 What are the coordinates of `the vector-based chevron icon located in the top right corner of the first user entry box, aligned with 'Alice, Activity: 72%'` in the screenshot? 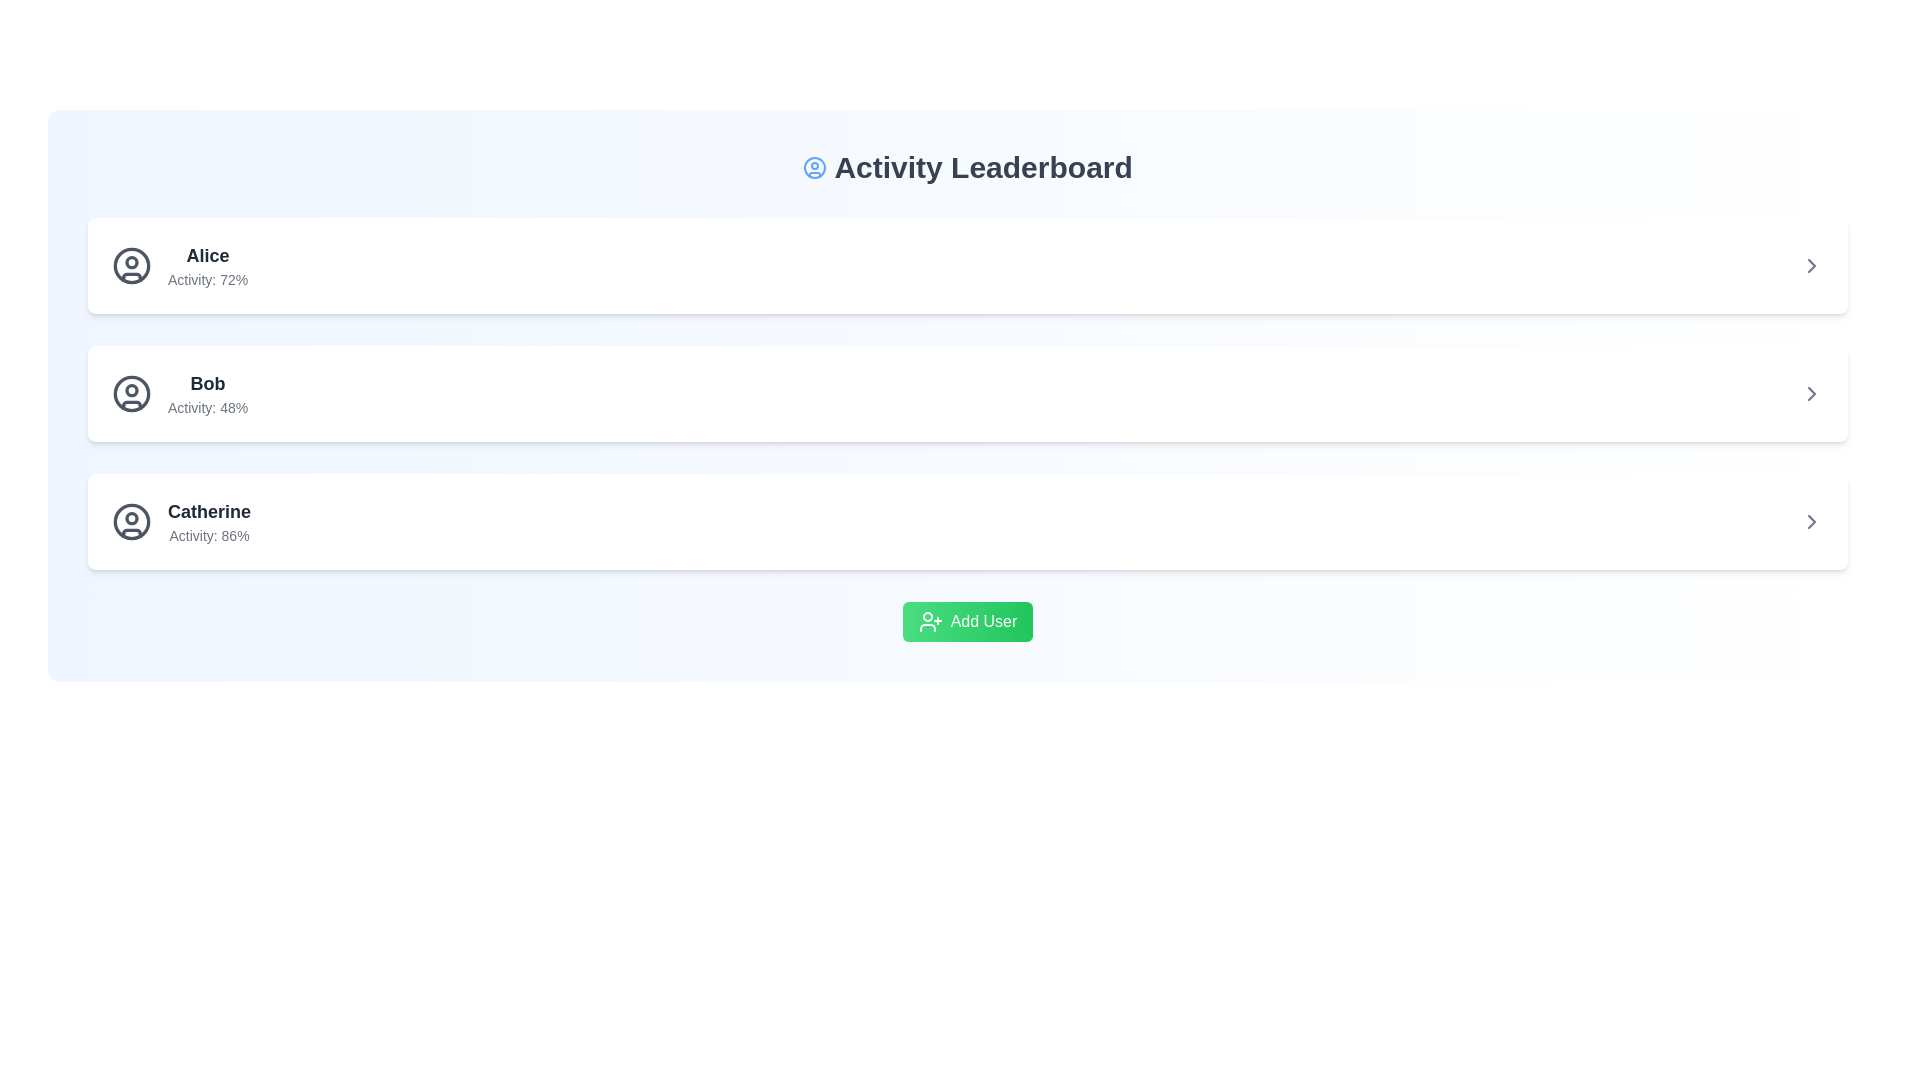 It's located at (1811, 265).